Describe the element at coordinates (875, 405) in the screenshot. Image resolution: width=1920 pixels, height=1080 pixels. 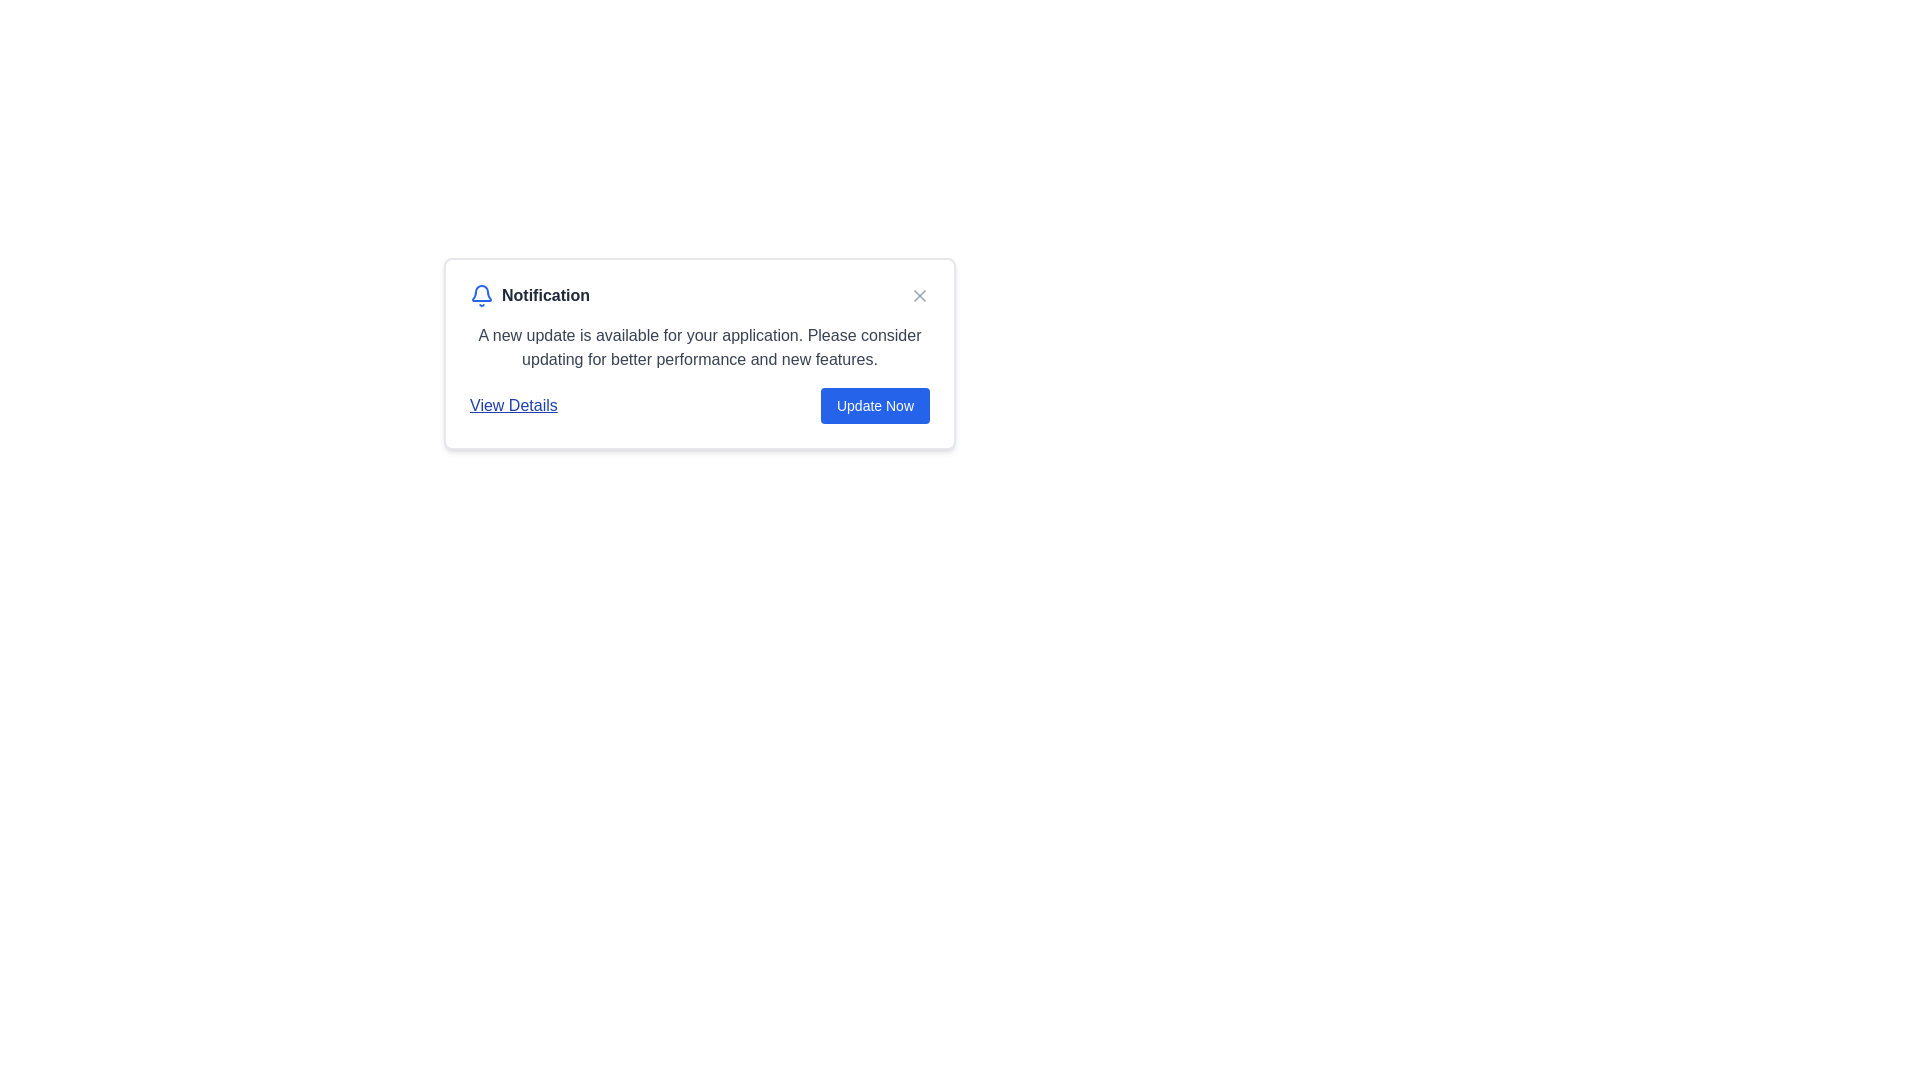
I see `the rectangular blue button labeled 'Update Now' located at the bottom-right corner of the notification box to change its shade` at that location.